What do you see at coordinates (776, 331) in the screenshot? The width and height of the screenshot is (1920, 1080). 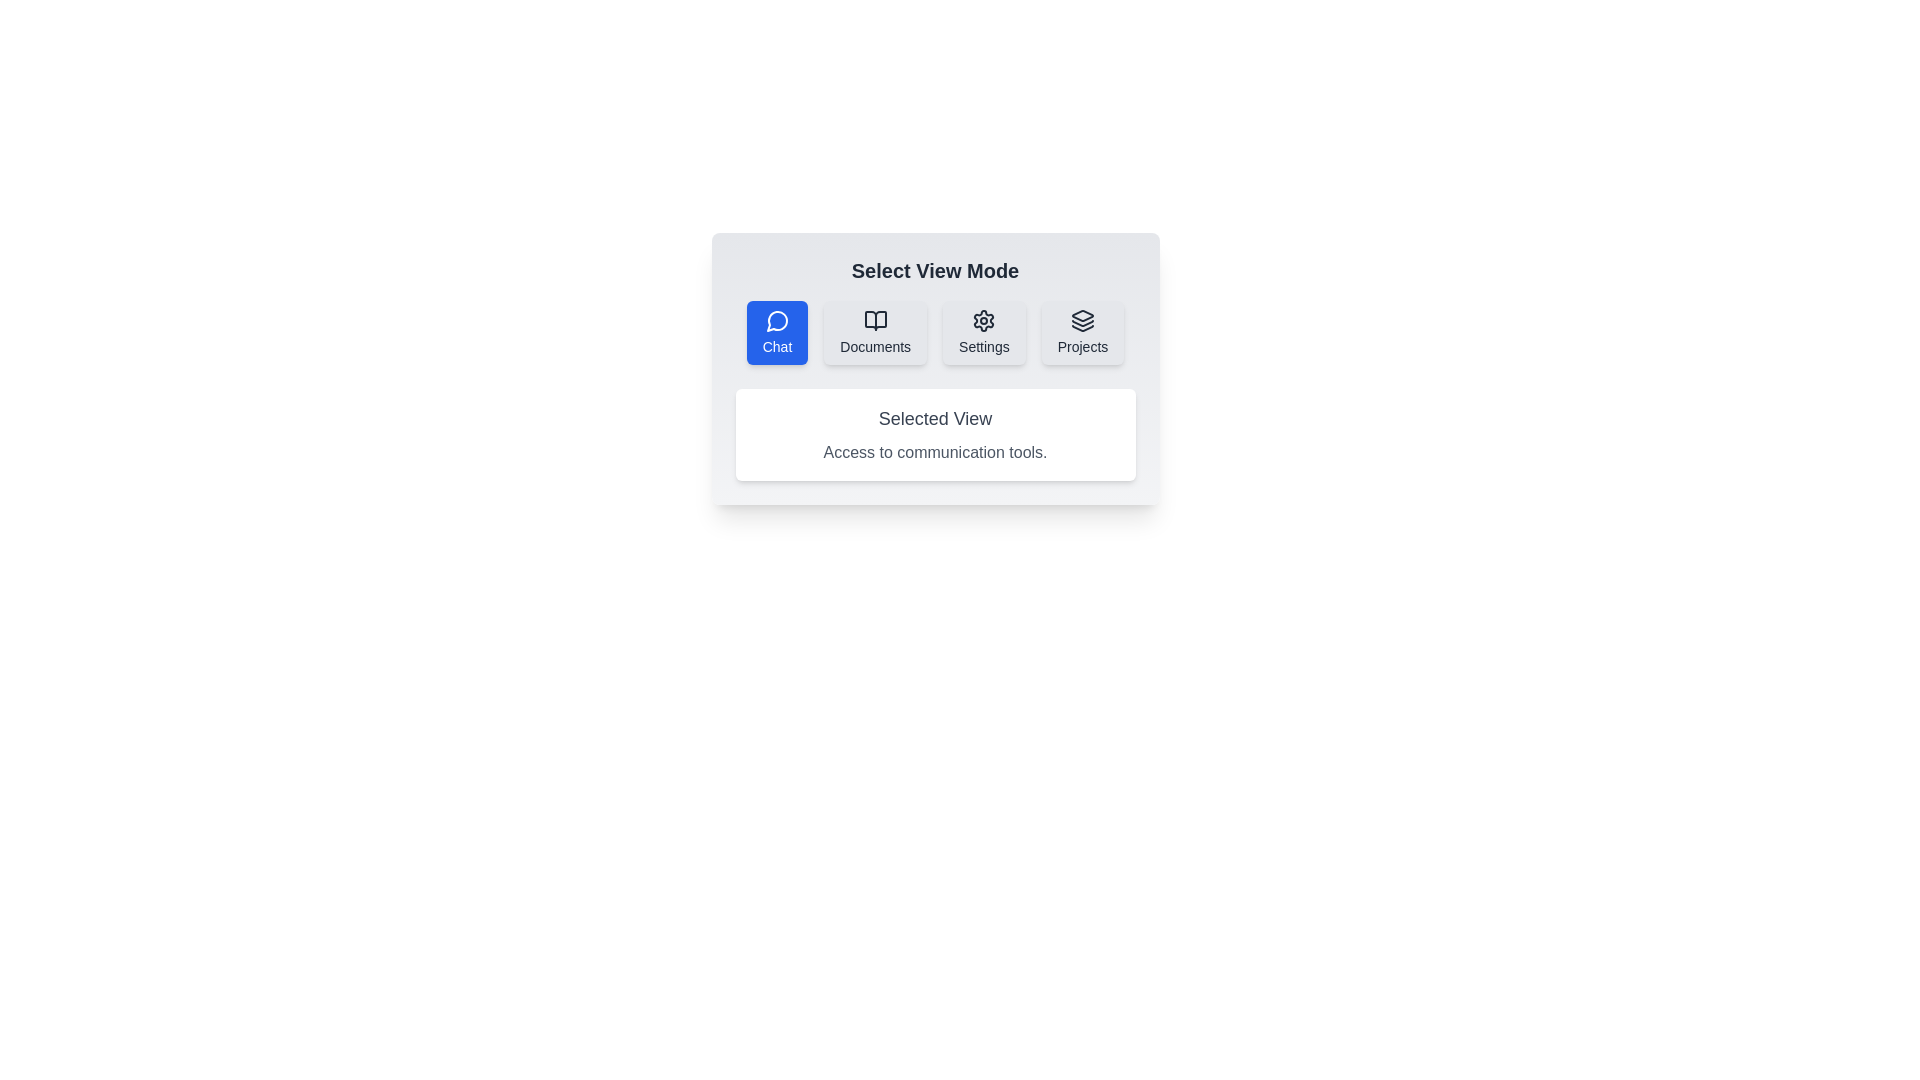 I see `the button labeled 'Chat' to observe its hover effect` at bounding box center [776, 331].